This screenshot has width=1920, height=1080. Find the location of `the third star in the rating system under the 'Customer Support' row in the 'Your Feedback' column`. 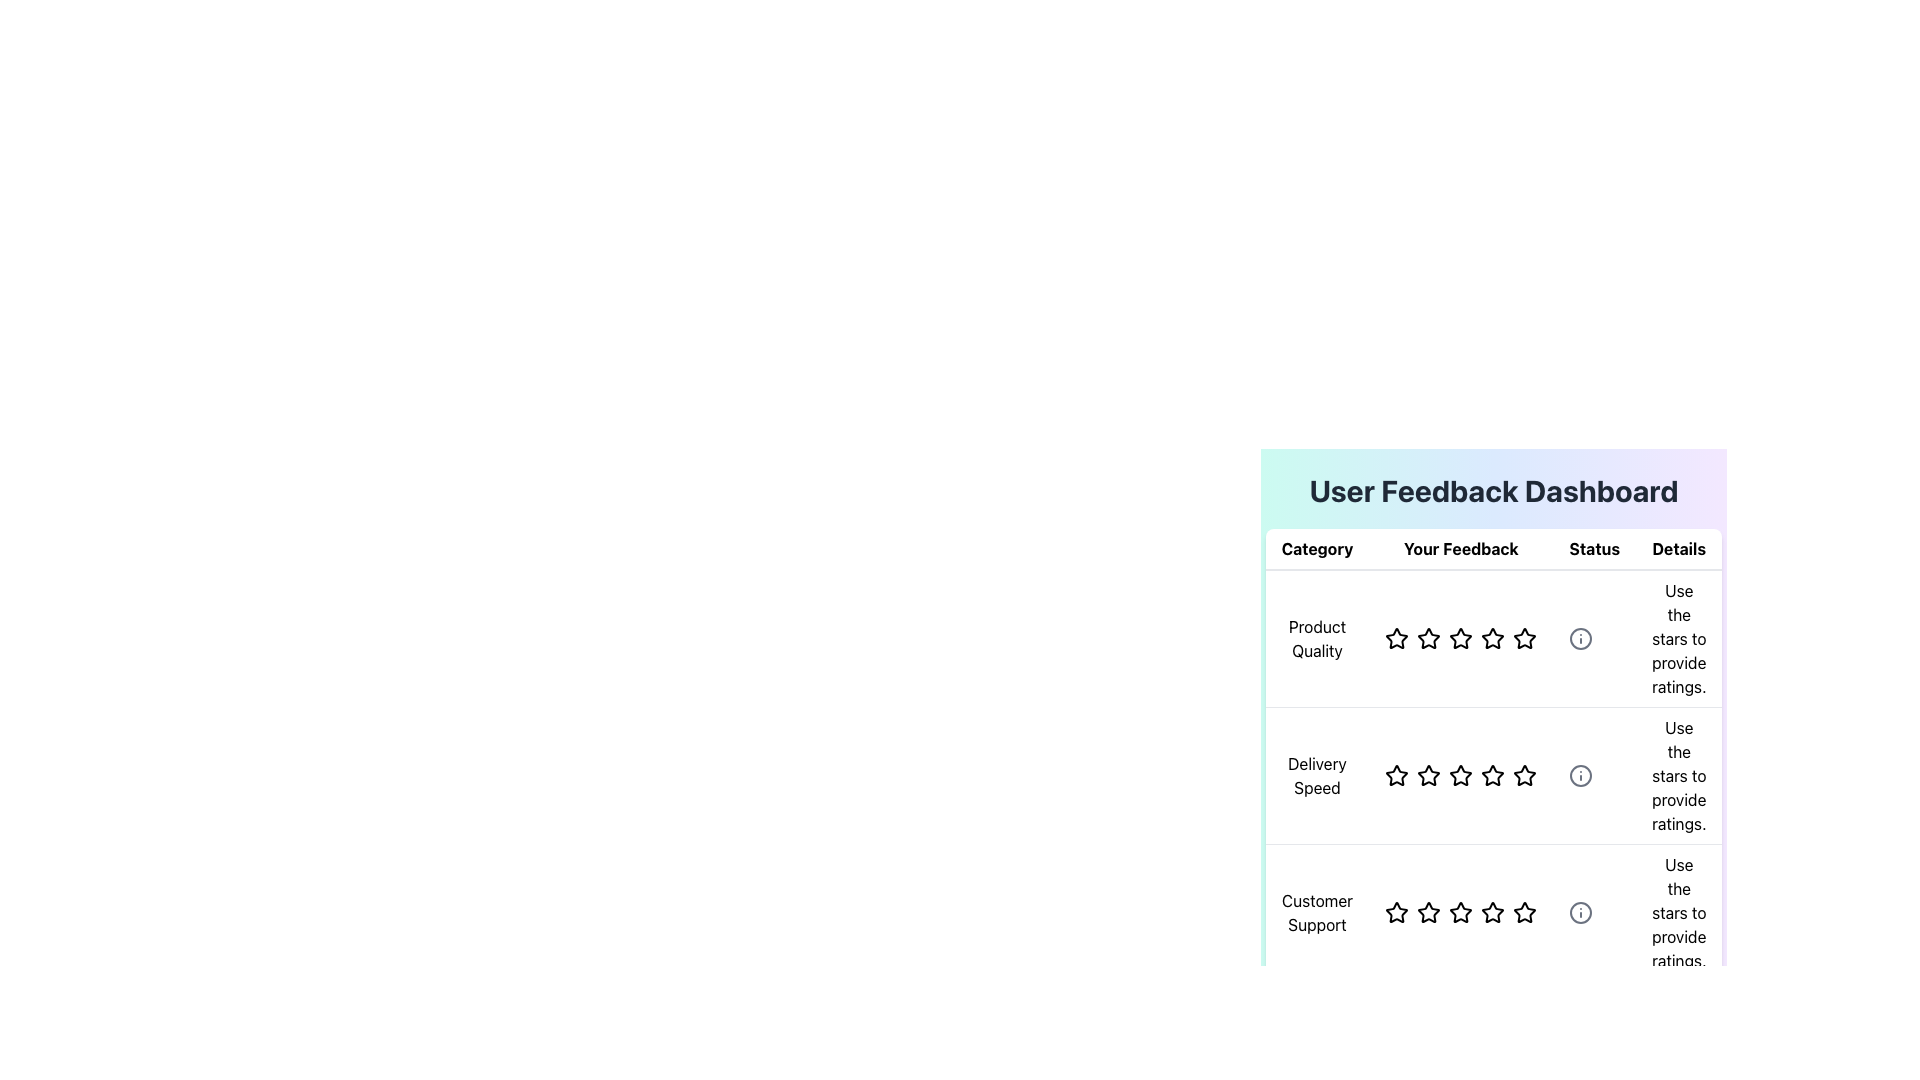

the third star in the rating system under the 'Customer Support' row in the 'Your Feedback' column is located at coordinates (1461, 913).